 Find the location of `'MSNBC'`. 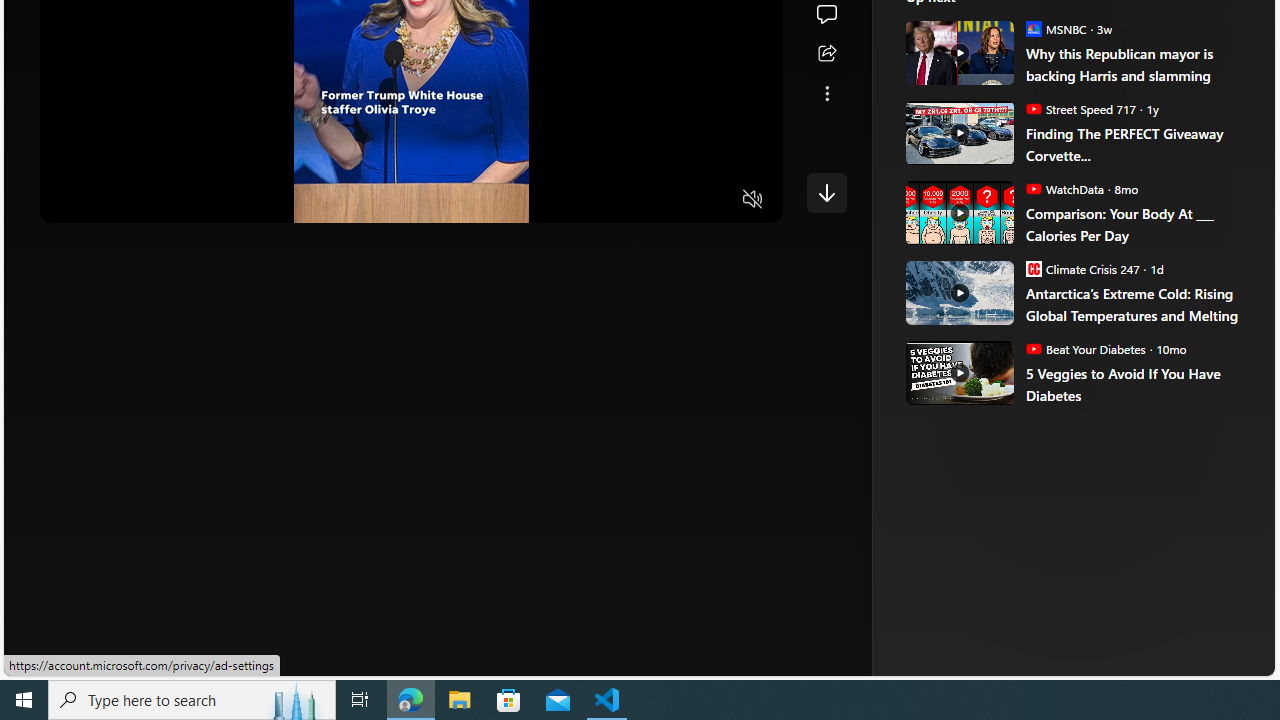

'MSNBC' is located at coordinates (1033, 28).